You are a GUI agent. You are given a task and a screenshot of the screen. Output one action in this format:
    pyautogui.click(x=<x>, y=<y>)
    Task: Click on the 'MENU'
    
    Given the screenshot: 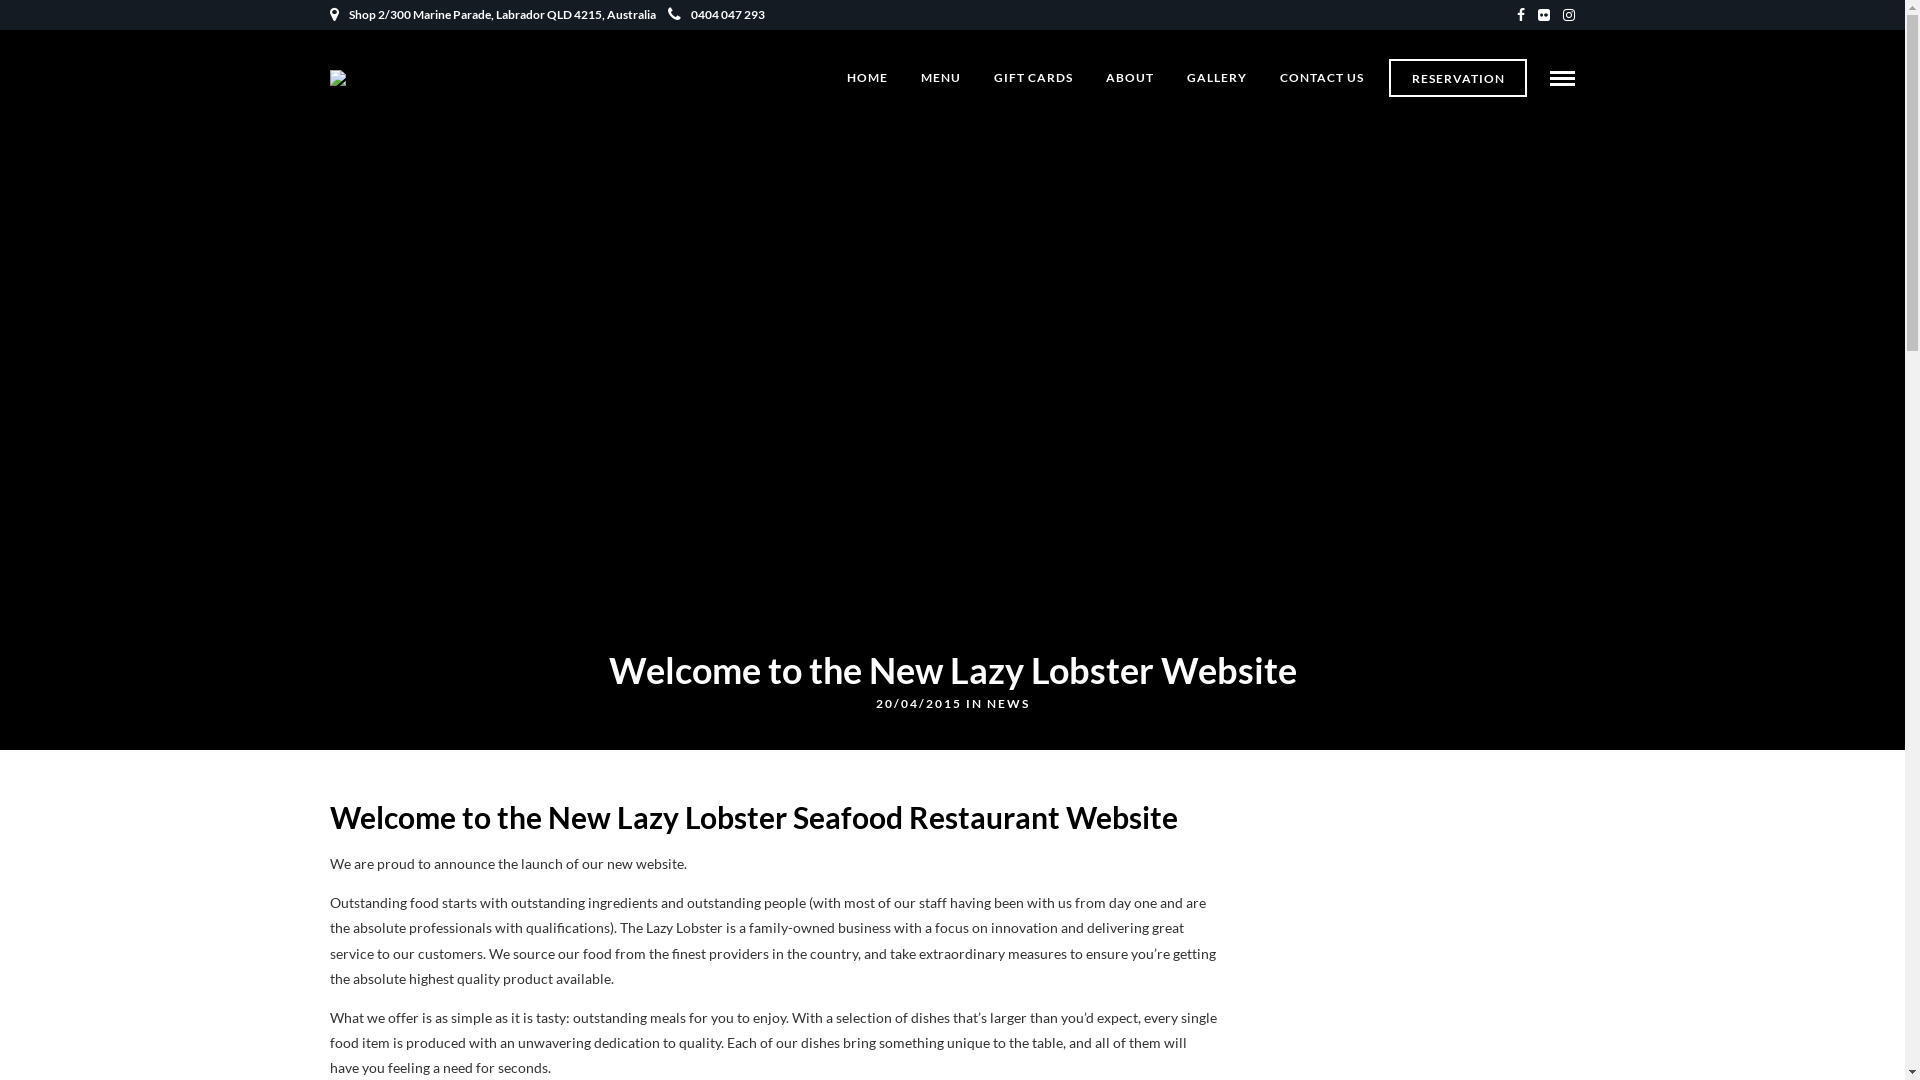 What is the action you would take?
    pyautogui.click(x=939, y=77)
    